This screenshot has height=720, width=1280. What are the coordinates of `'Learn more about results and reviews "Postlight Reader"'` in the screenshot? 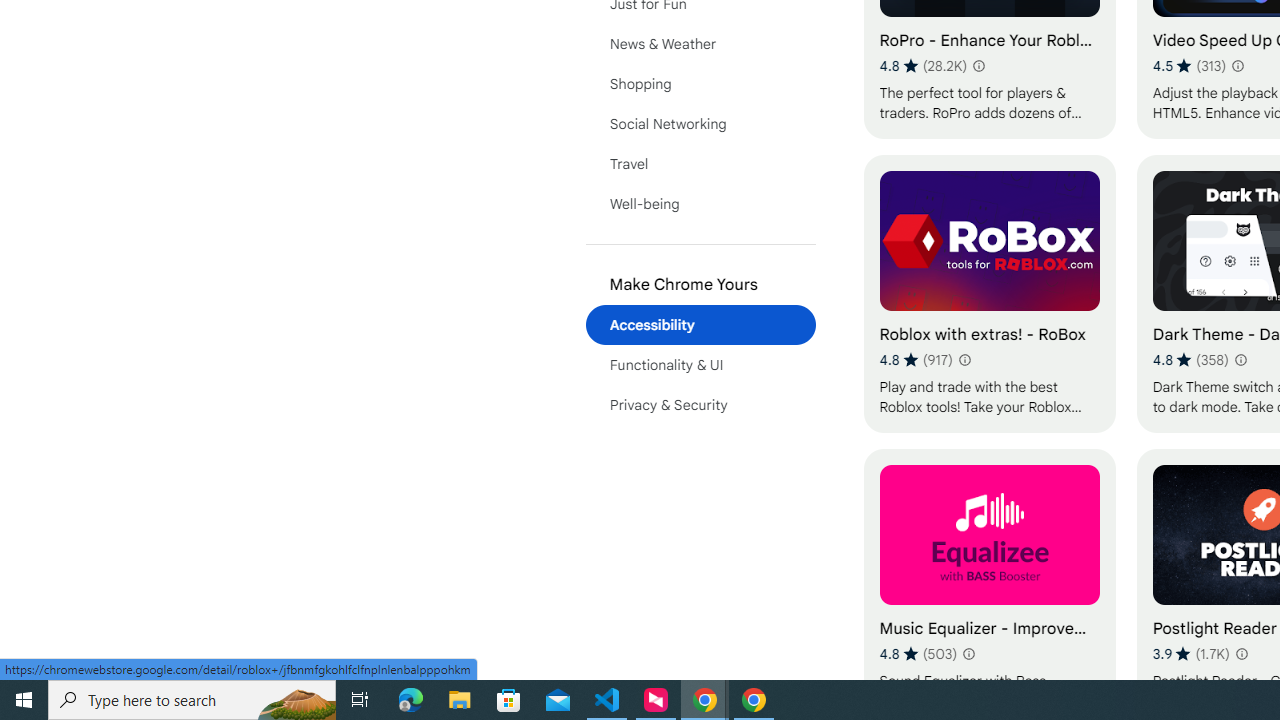 It's located at (1239, 654).